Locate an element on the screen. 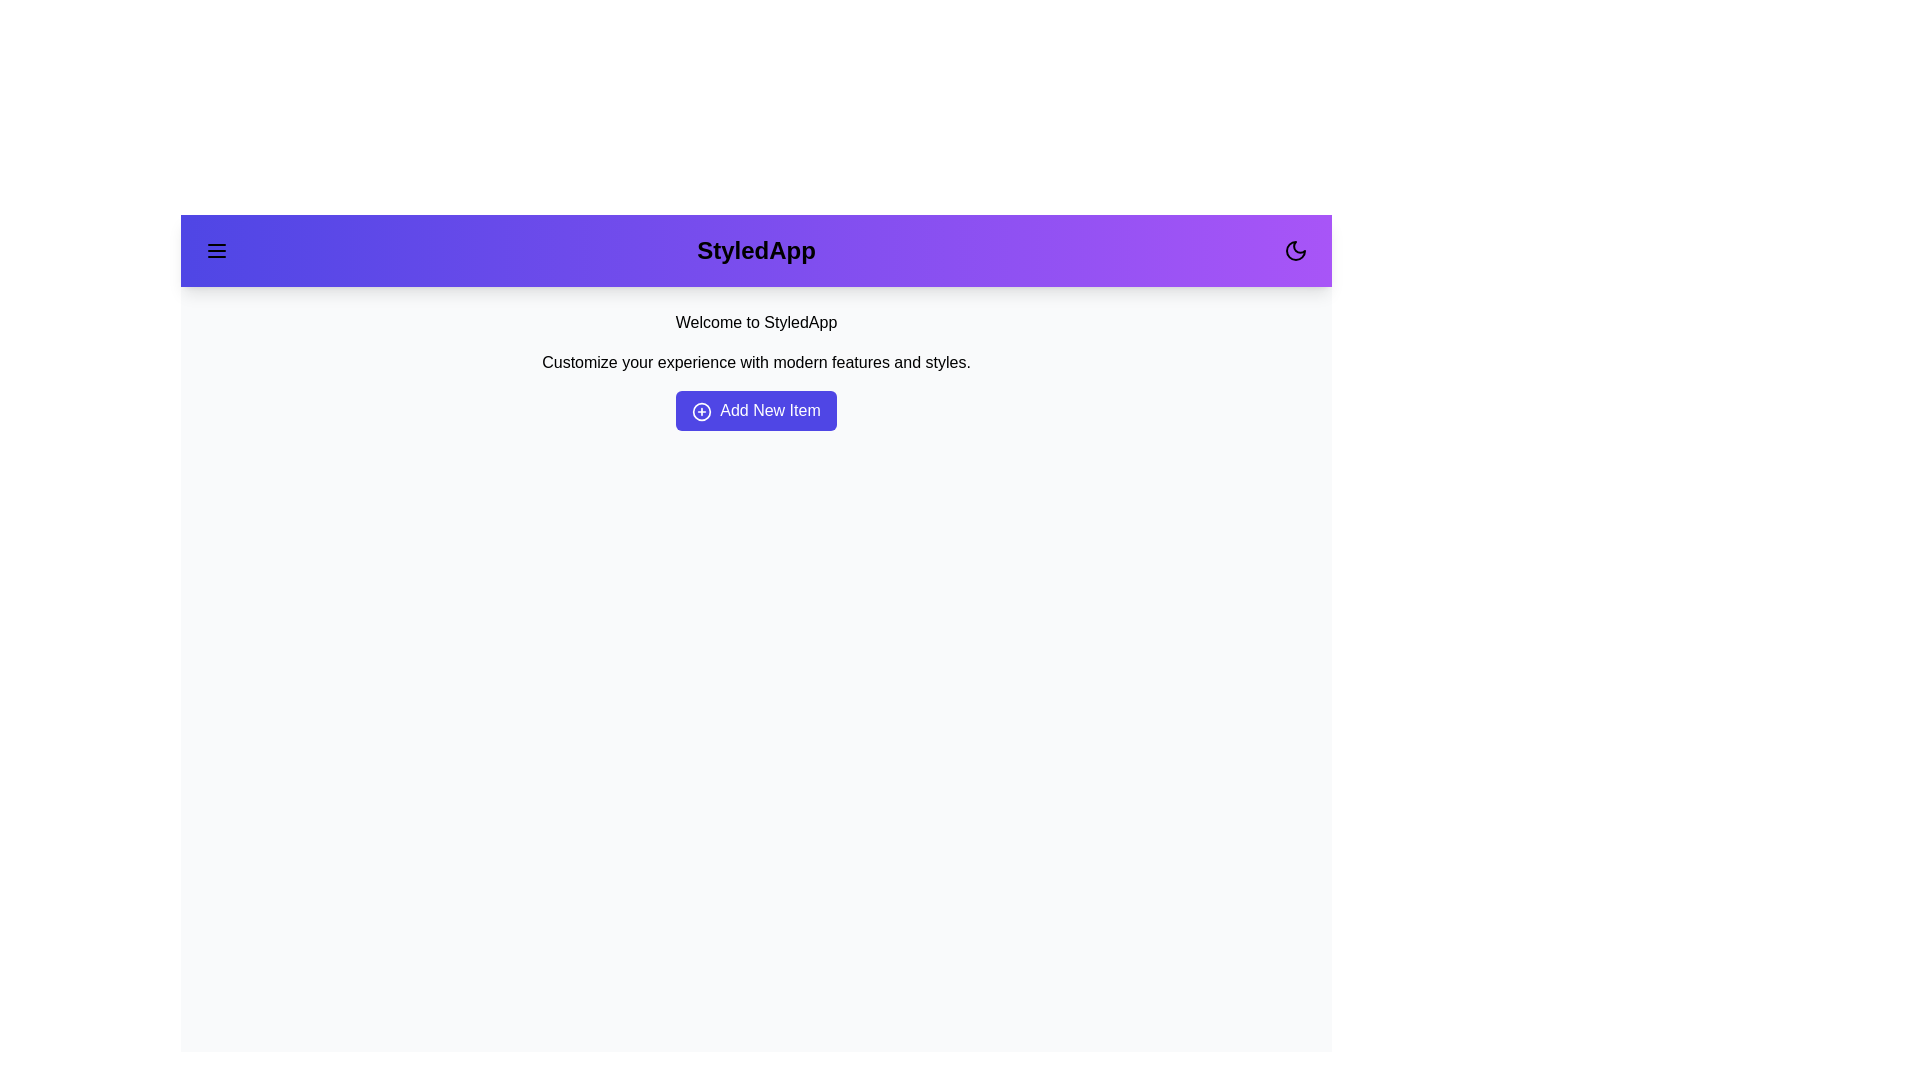 The image size is (1920, 1080). the 'Add New Item' button is located at coordinates (754, 410).